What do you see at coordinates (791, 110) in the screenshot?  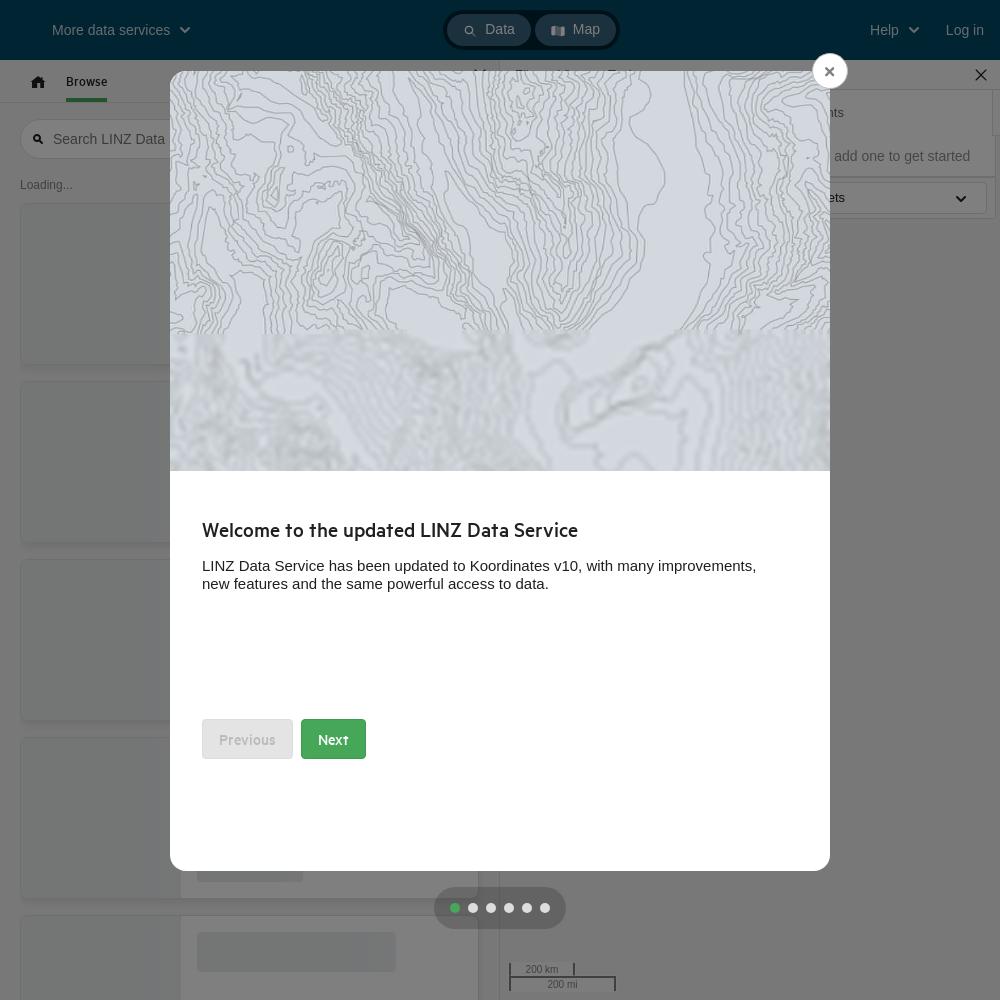 I see `'Contents'` at bounding box center [791, 110].